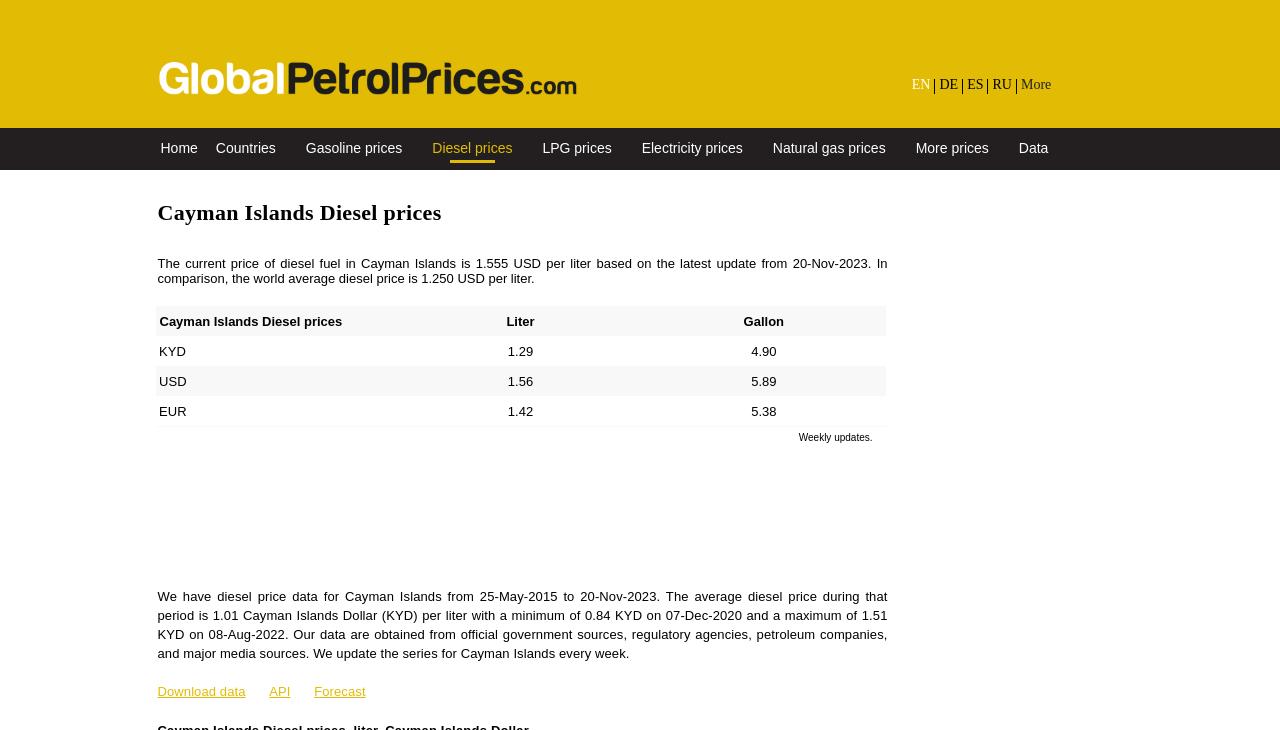 This screenshot has width=1280, height=730. I want to click on 'Forecast', so click(312, 691).